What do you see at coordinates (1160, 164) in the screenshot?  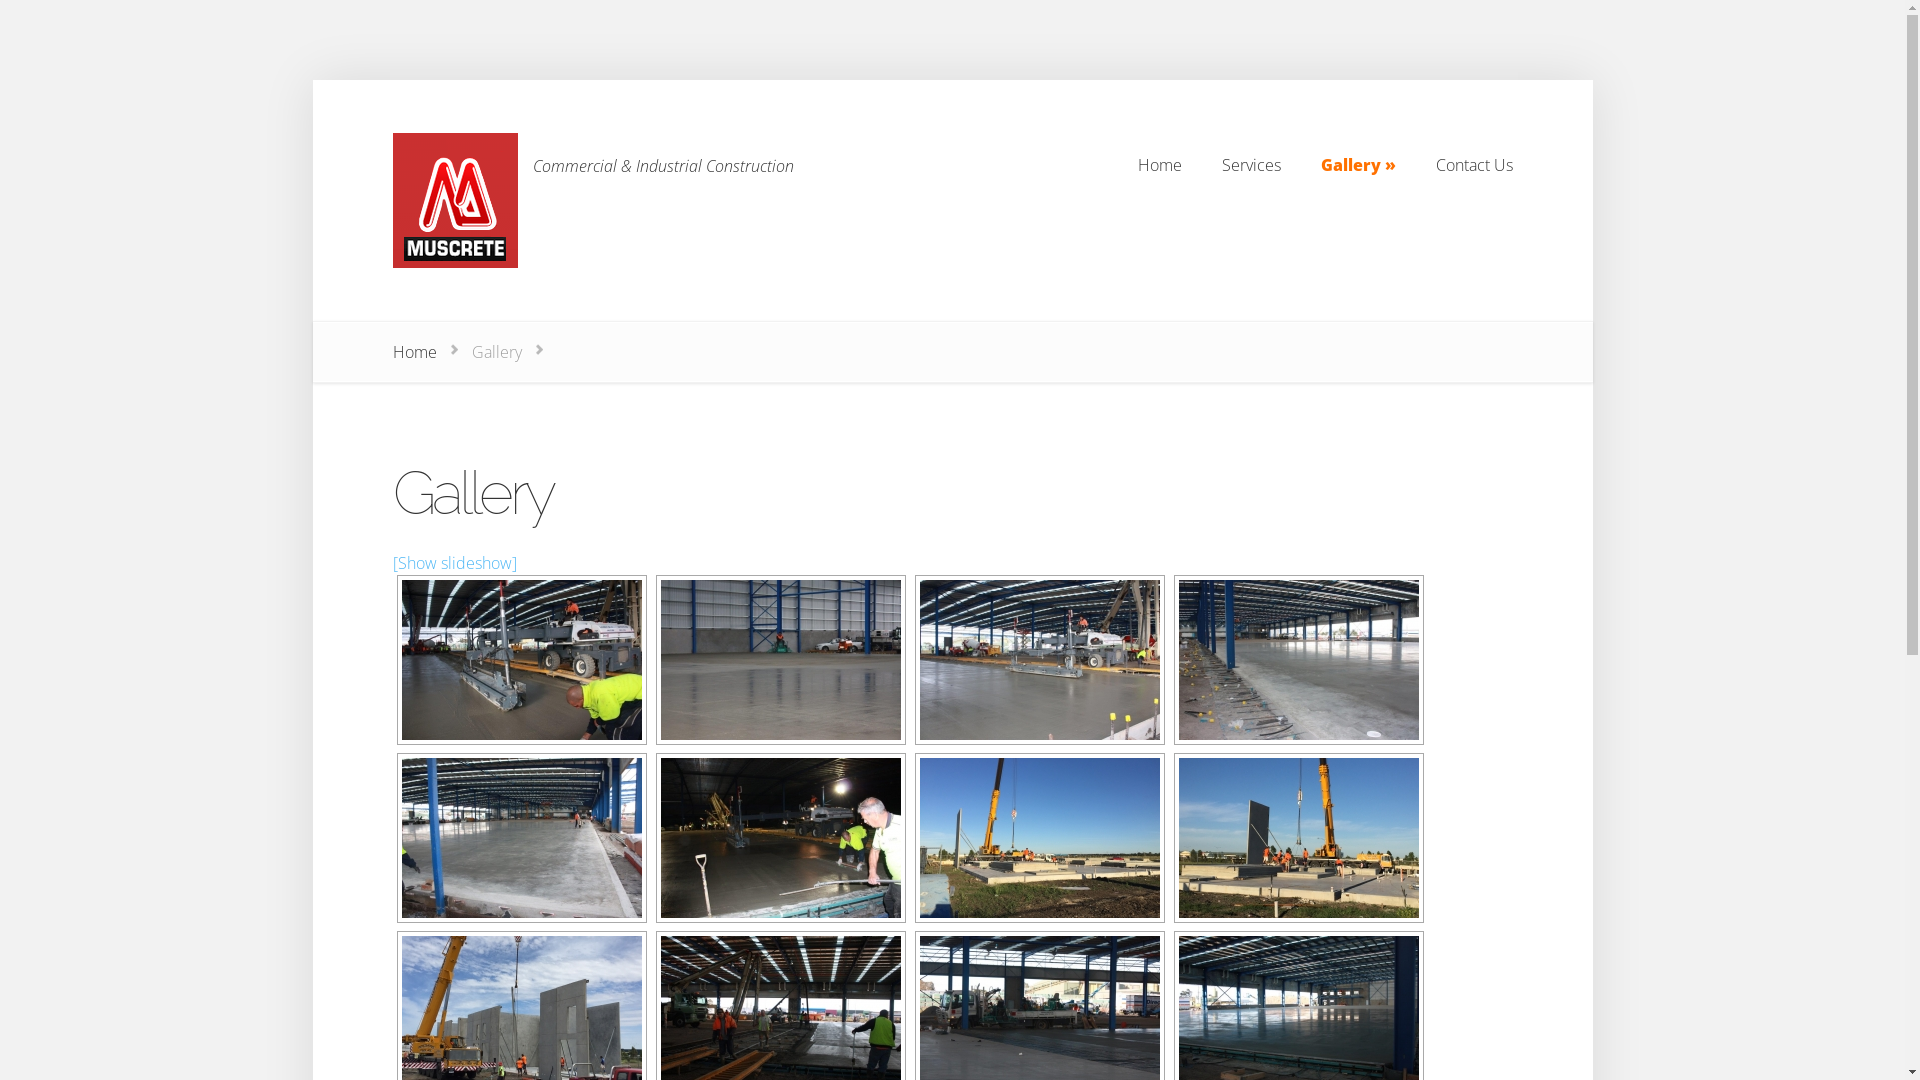 I see `'Home'` at bounding box center [1160, 164].